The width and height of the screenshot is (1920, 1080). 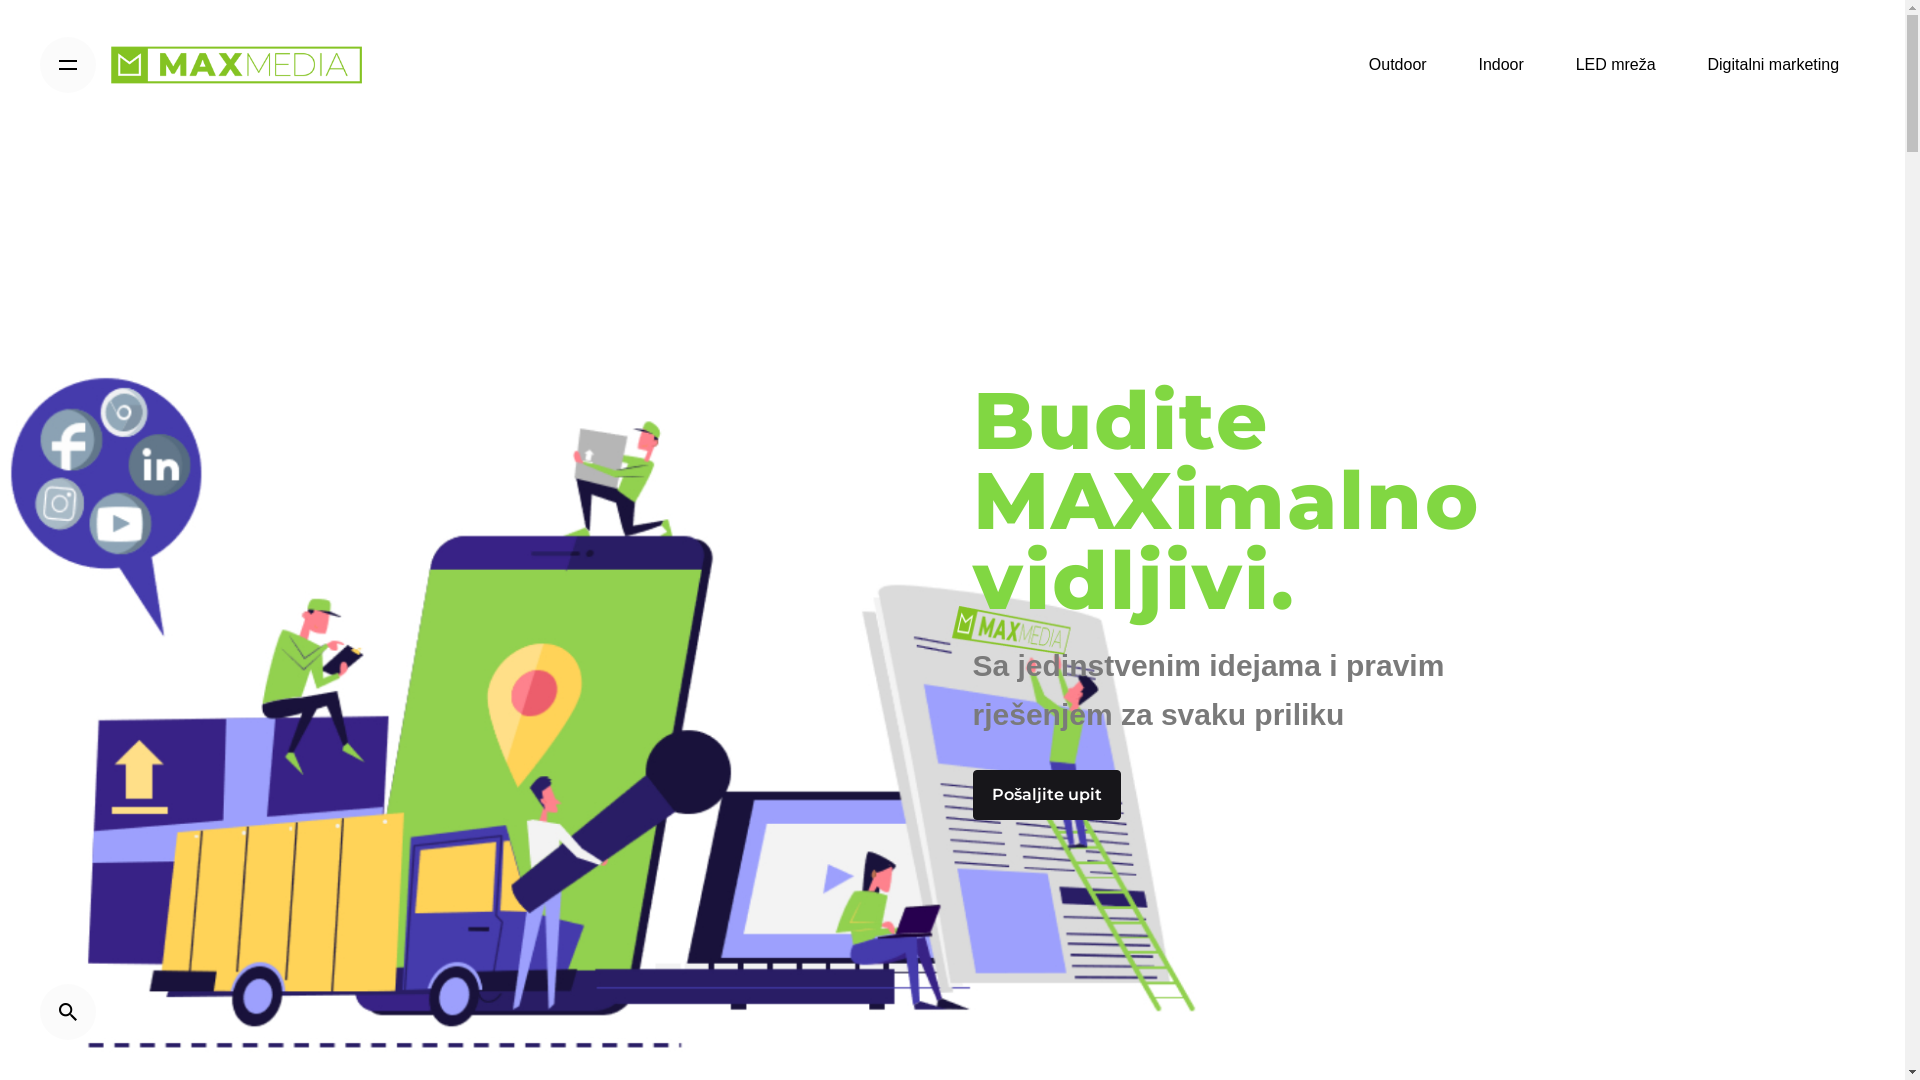 What do you see at coordinates (1773, 64) in the screenshot?
I see `'Digitalni marketing'` at bounding box center [1773, 64].